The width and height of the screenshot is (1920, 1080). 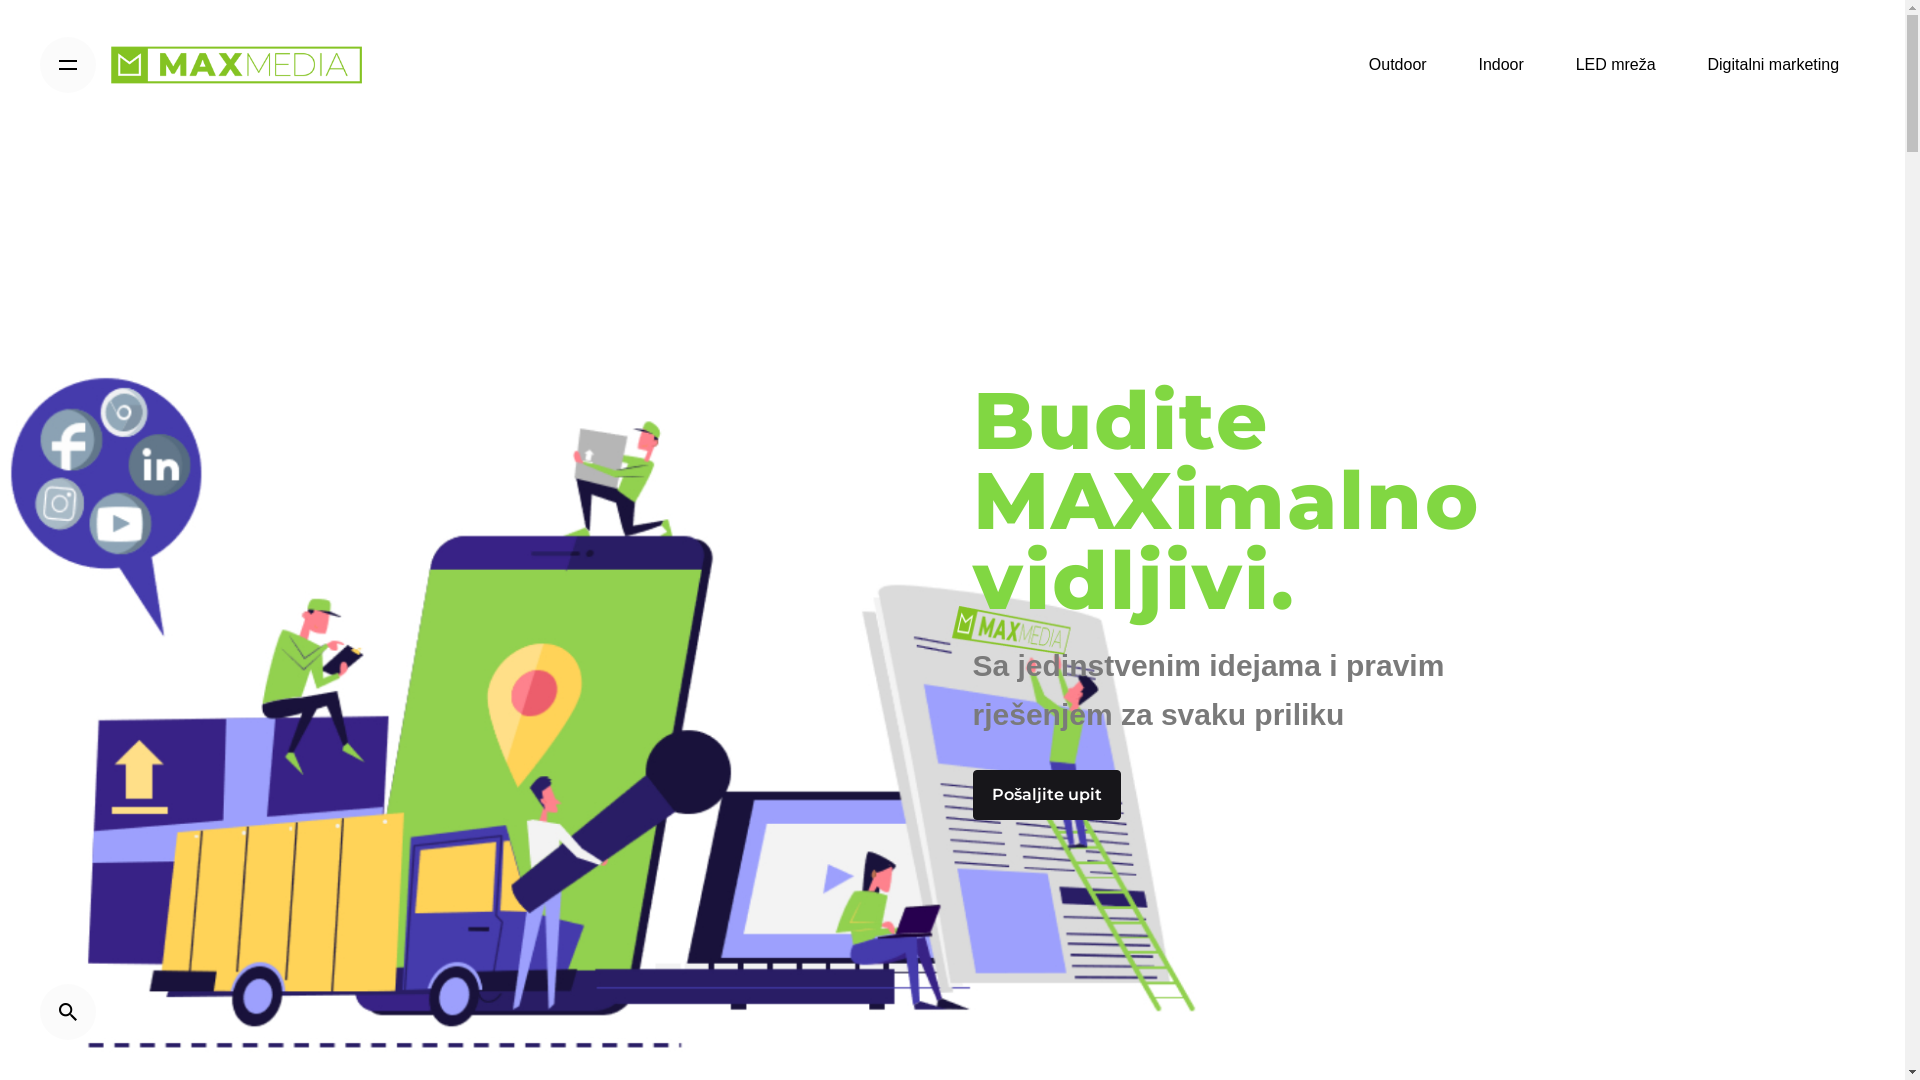 What do you see at coordinates (1773, 64) in the screenshot?
I see `'Digitalni marketing'` at bounding box center [1773, 64].